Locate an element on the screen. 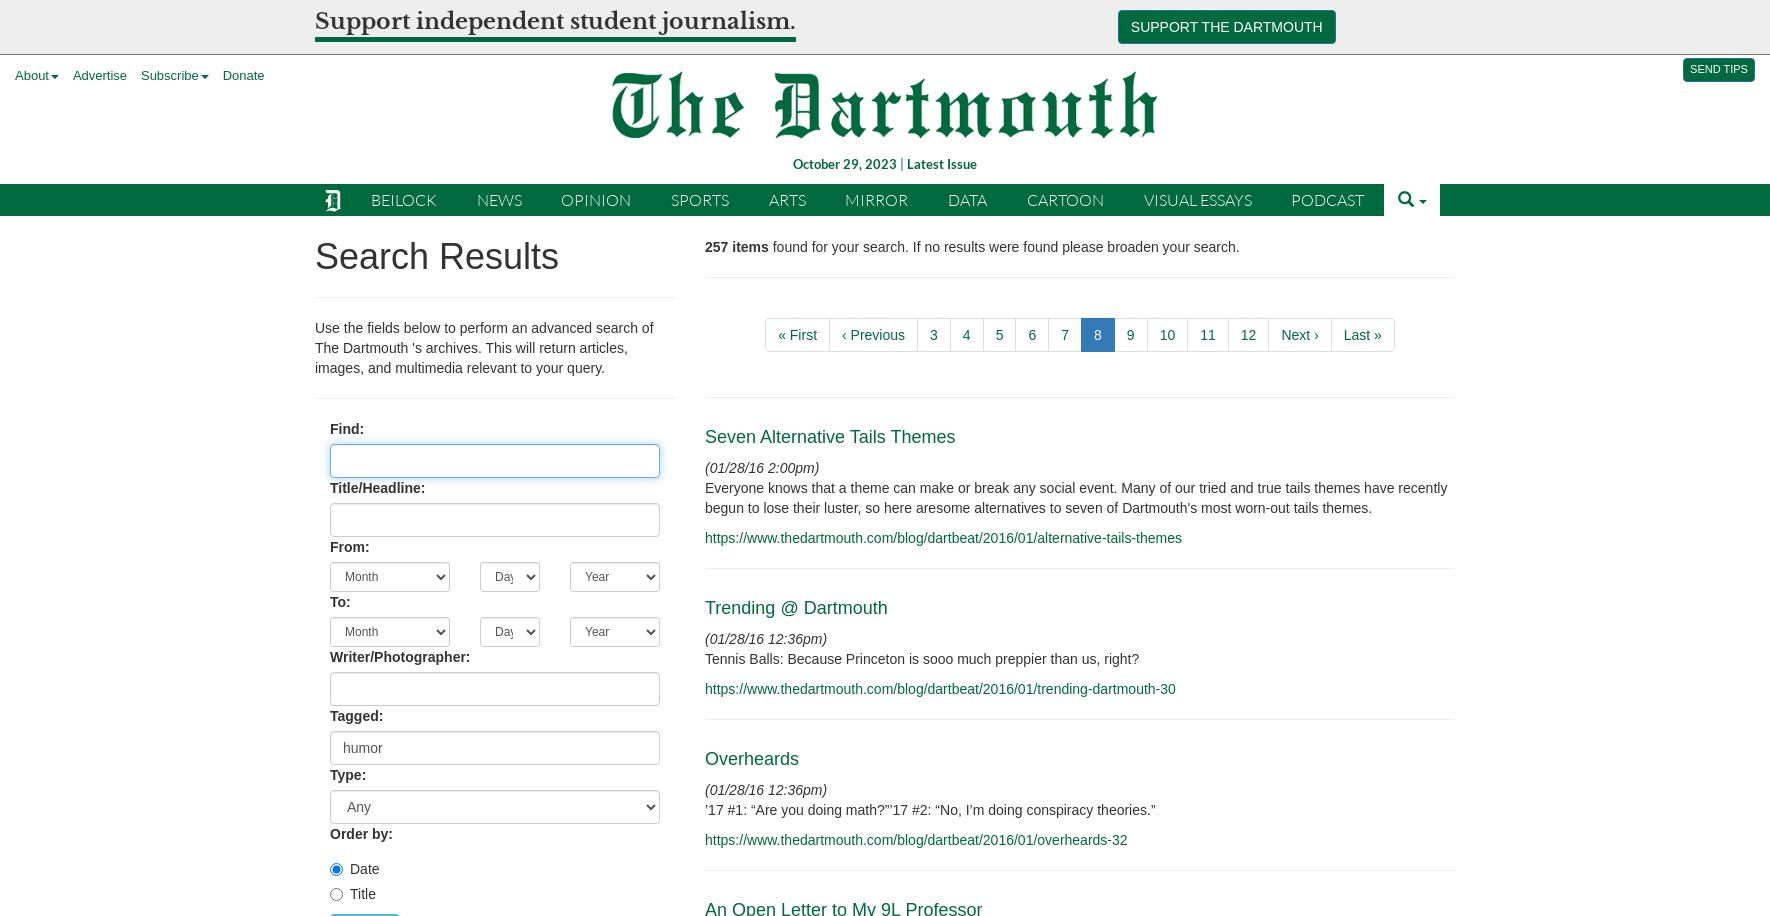 Image resolution: width=1770 pixels, height=916 pixels. 'Arts' is located at coordinates (786, 197).